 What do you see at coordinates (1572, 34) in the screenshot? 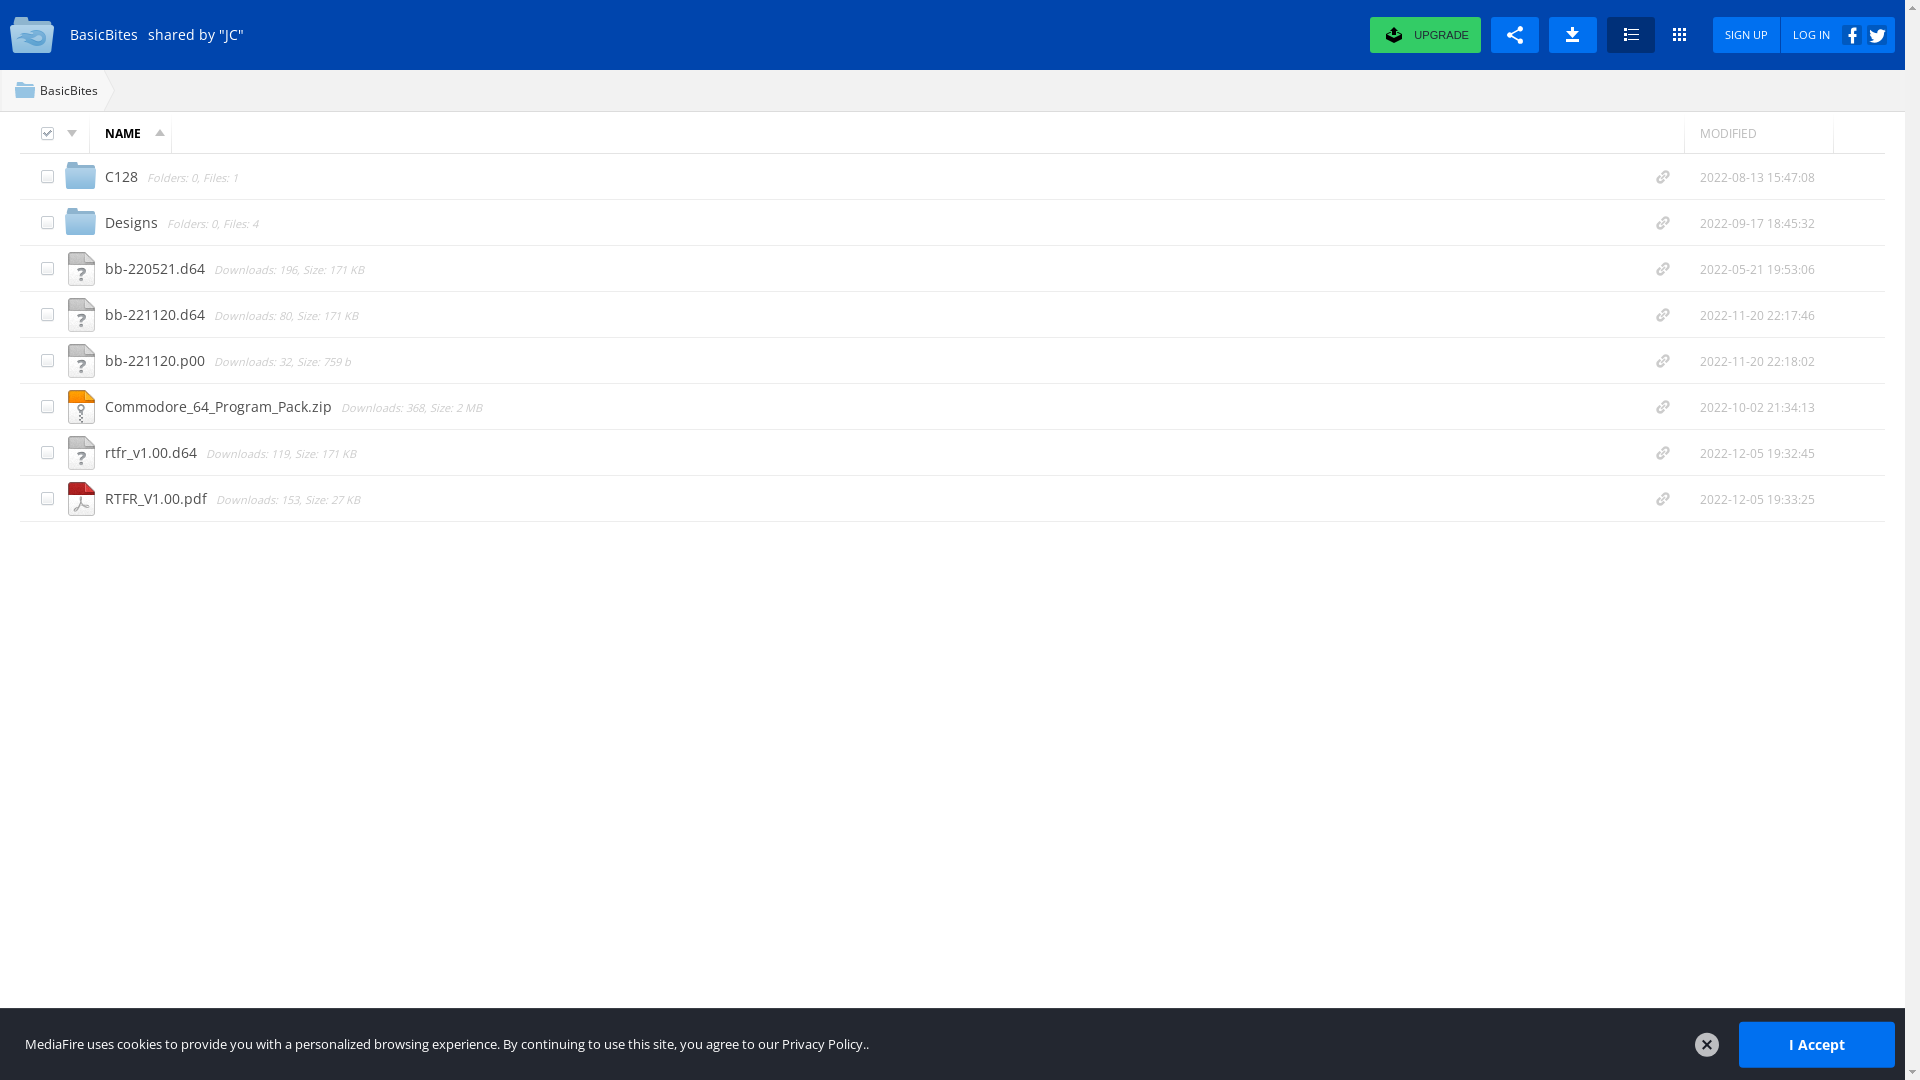
I see `'Download folder'` at bounding box center [1572, 34].